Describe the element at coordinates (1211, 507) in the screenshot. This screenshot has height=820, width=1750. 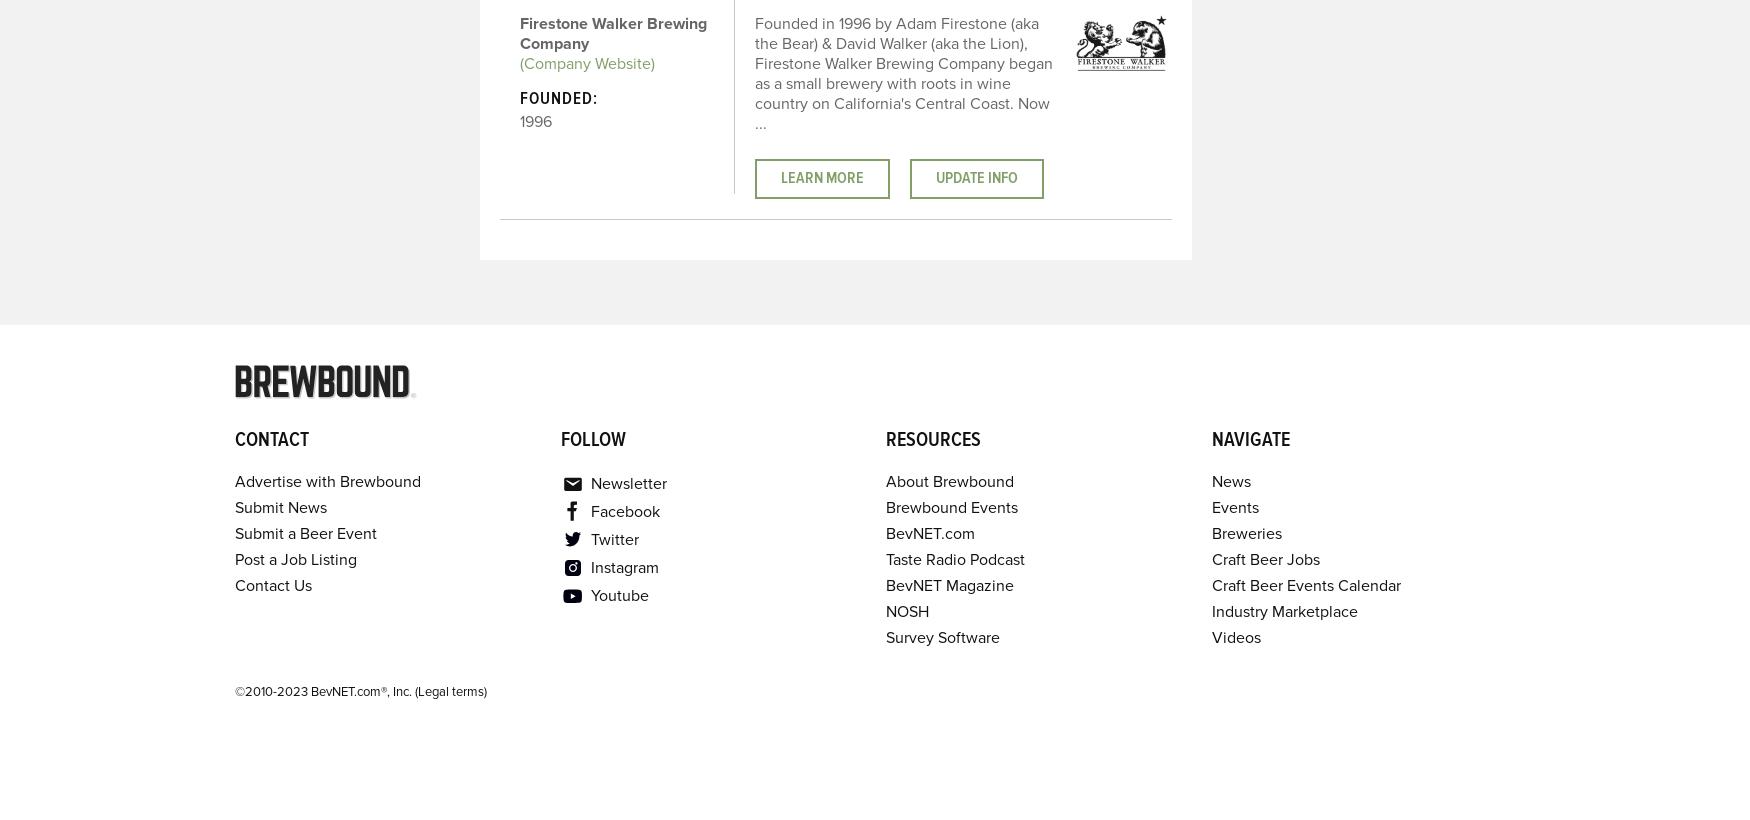
I see `'Events'` at that location.